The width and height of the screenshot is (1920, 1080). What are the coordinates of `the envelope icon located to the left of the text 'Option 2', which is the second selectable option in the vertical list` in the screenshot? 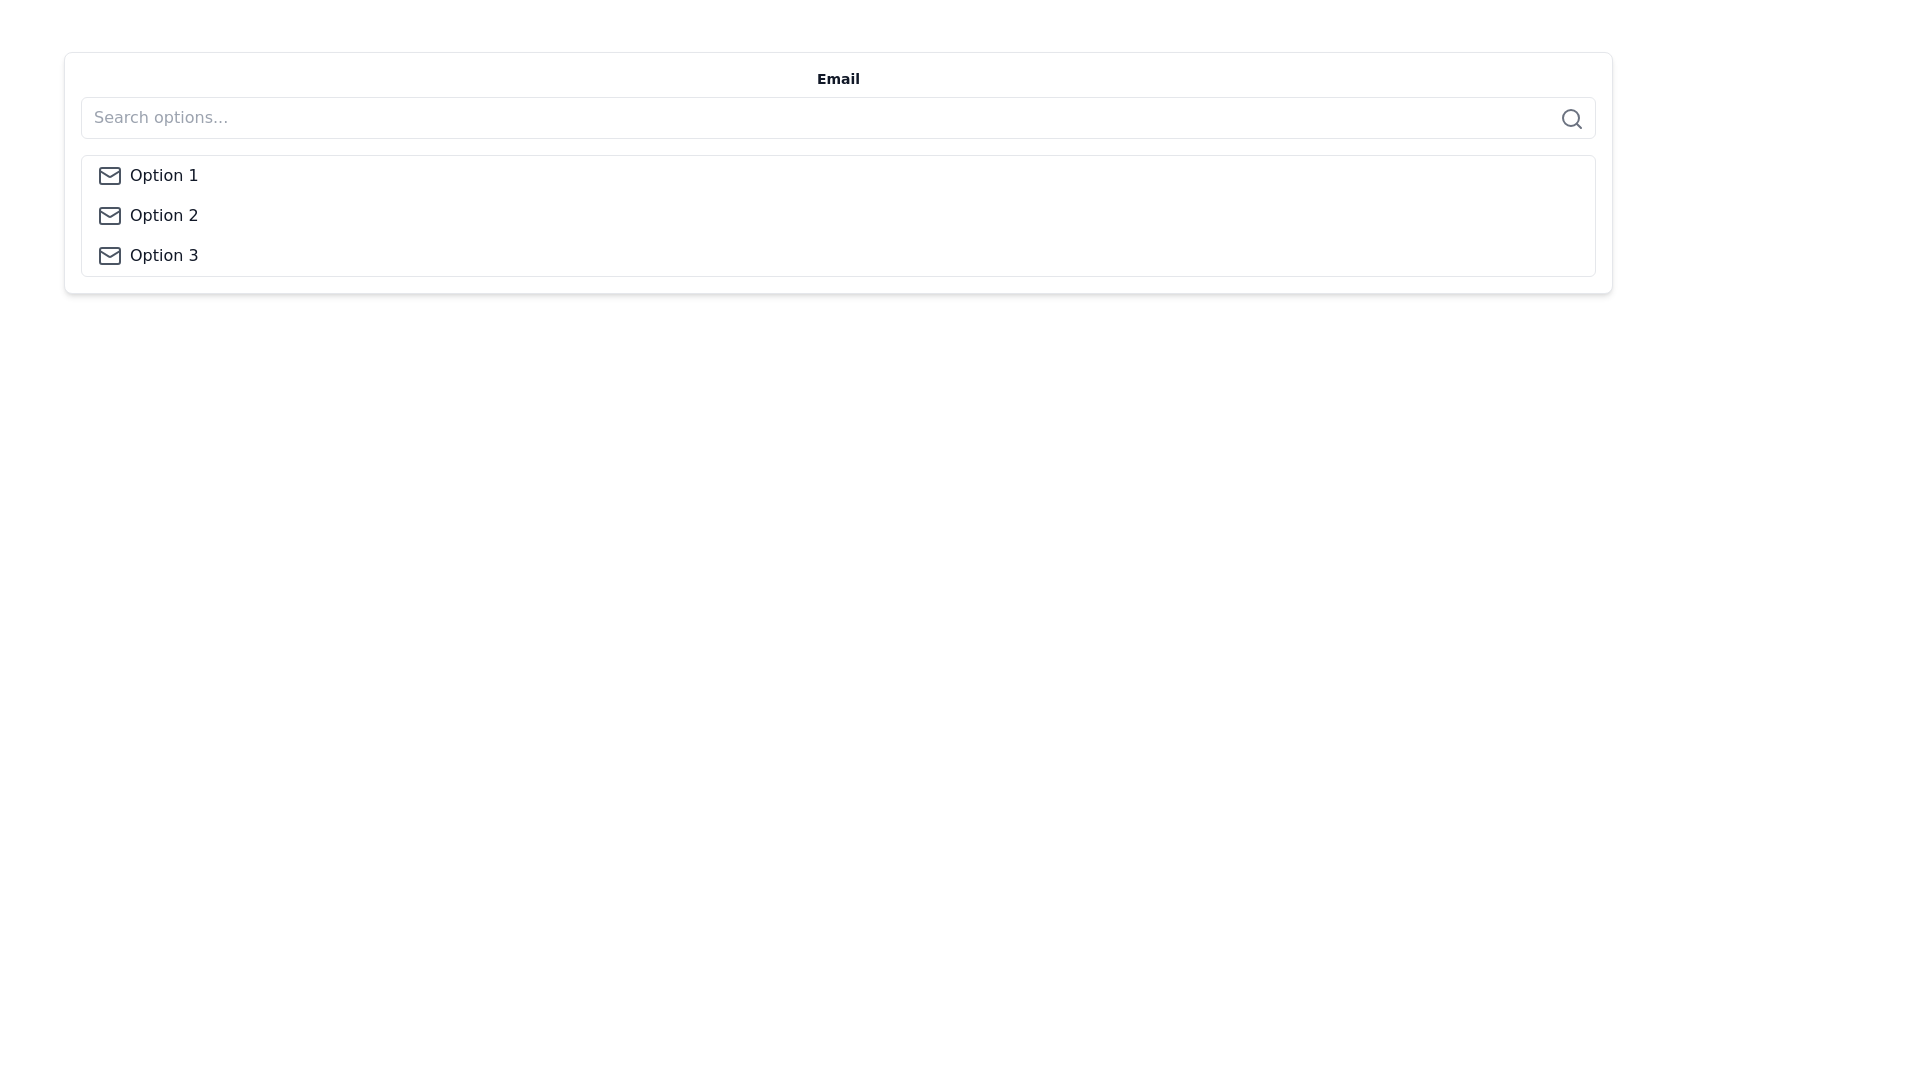 It's located at (109, 216).